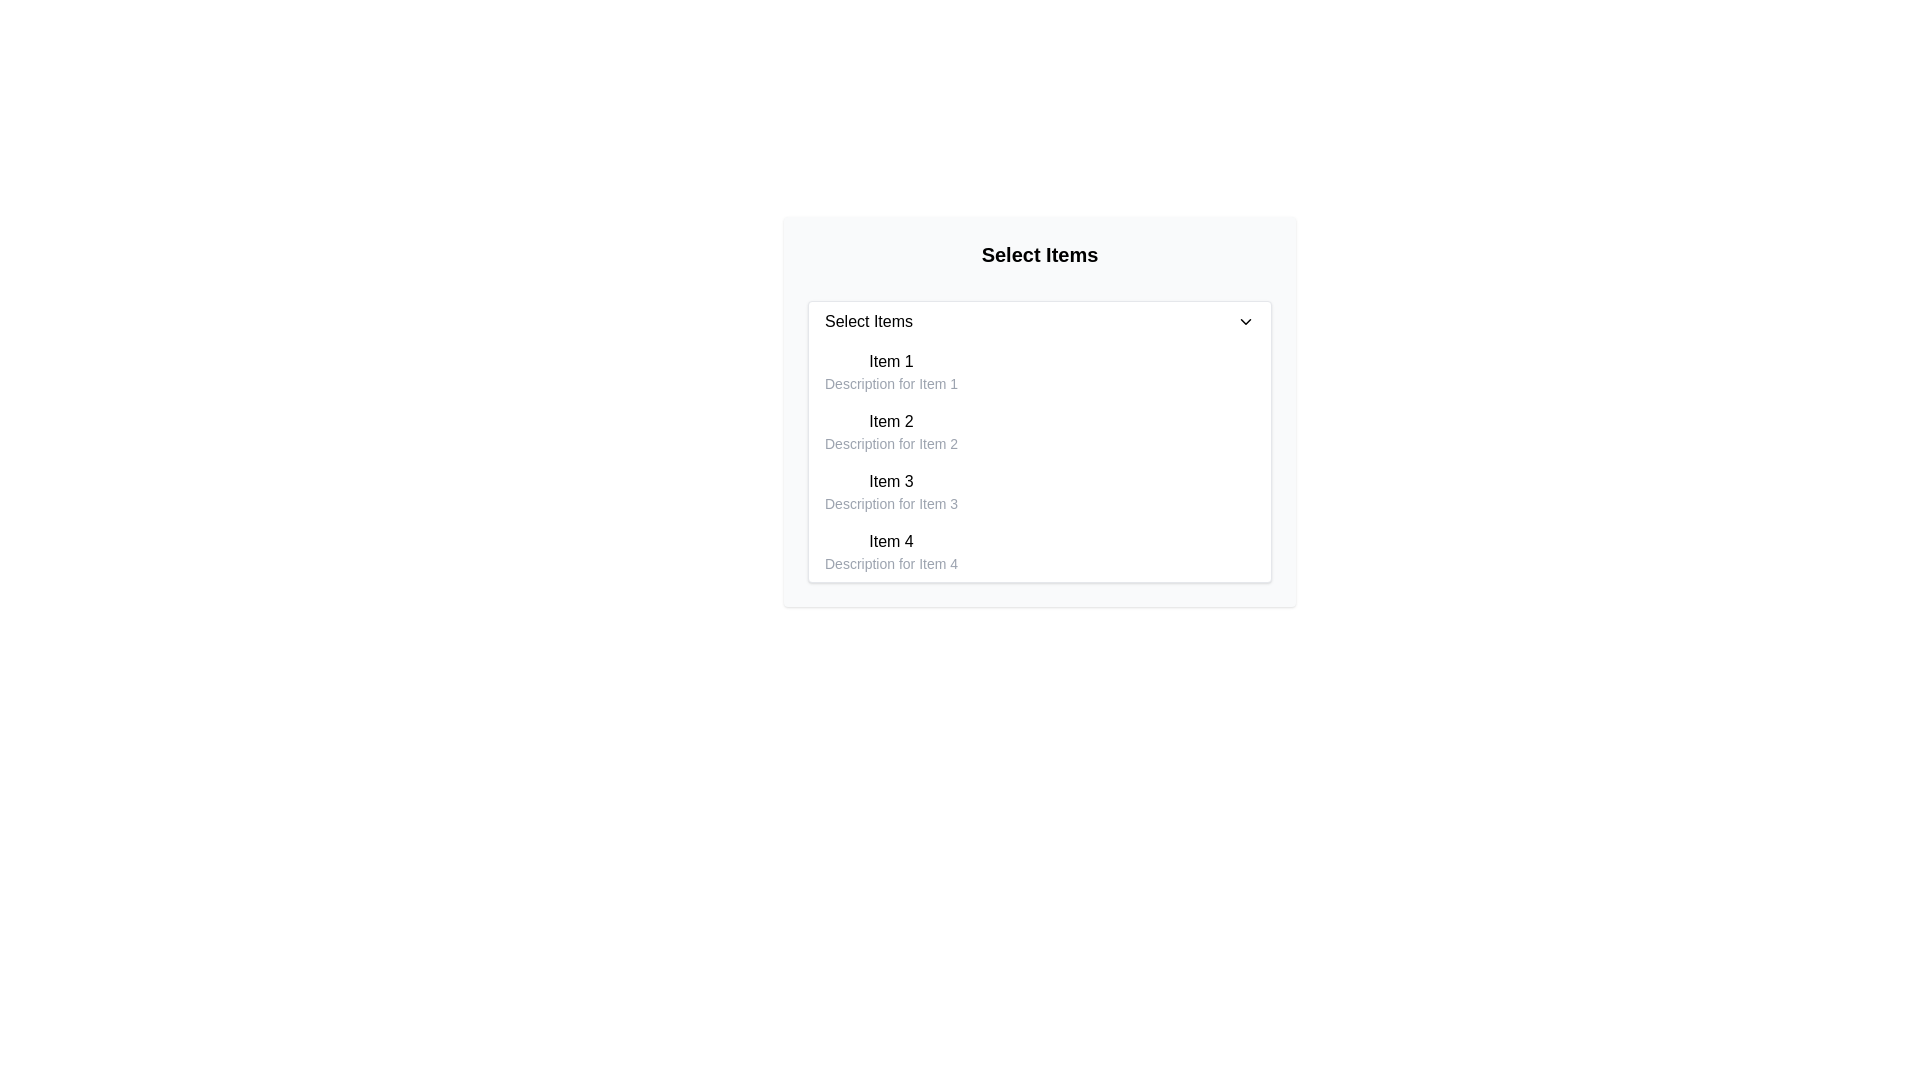 Image resolution: width=1920 pixels, height=1080 pixels. What do you see at coordinates (890, 503) in the screenshot?
I see `descriptive label providing additional information about 'Item 3', which is located directly below the textual component labeled 'Item 3' in the dropdown menu` at bounding box center [890, 503].